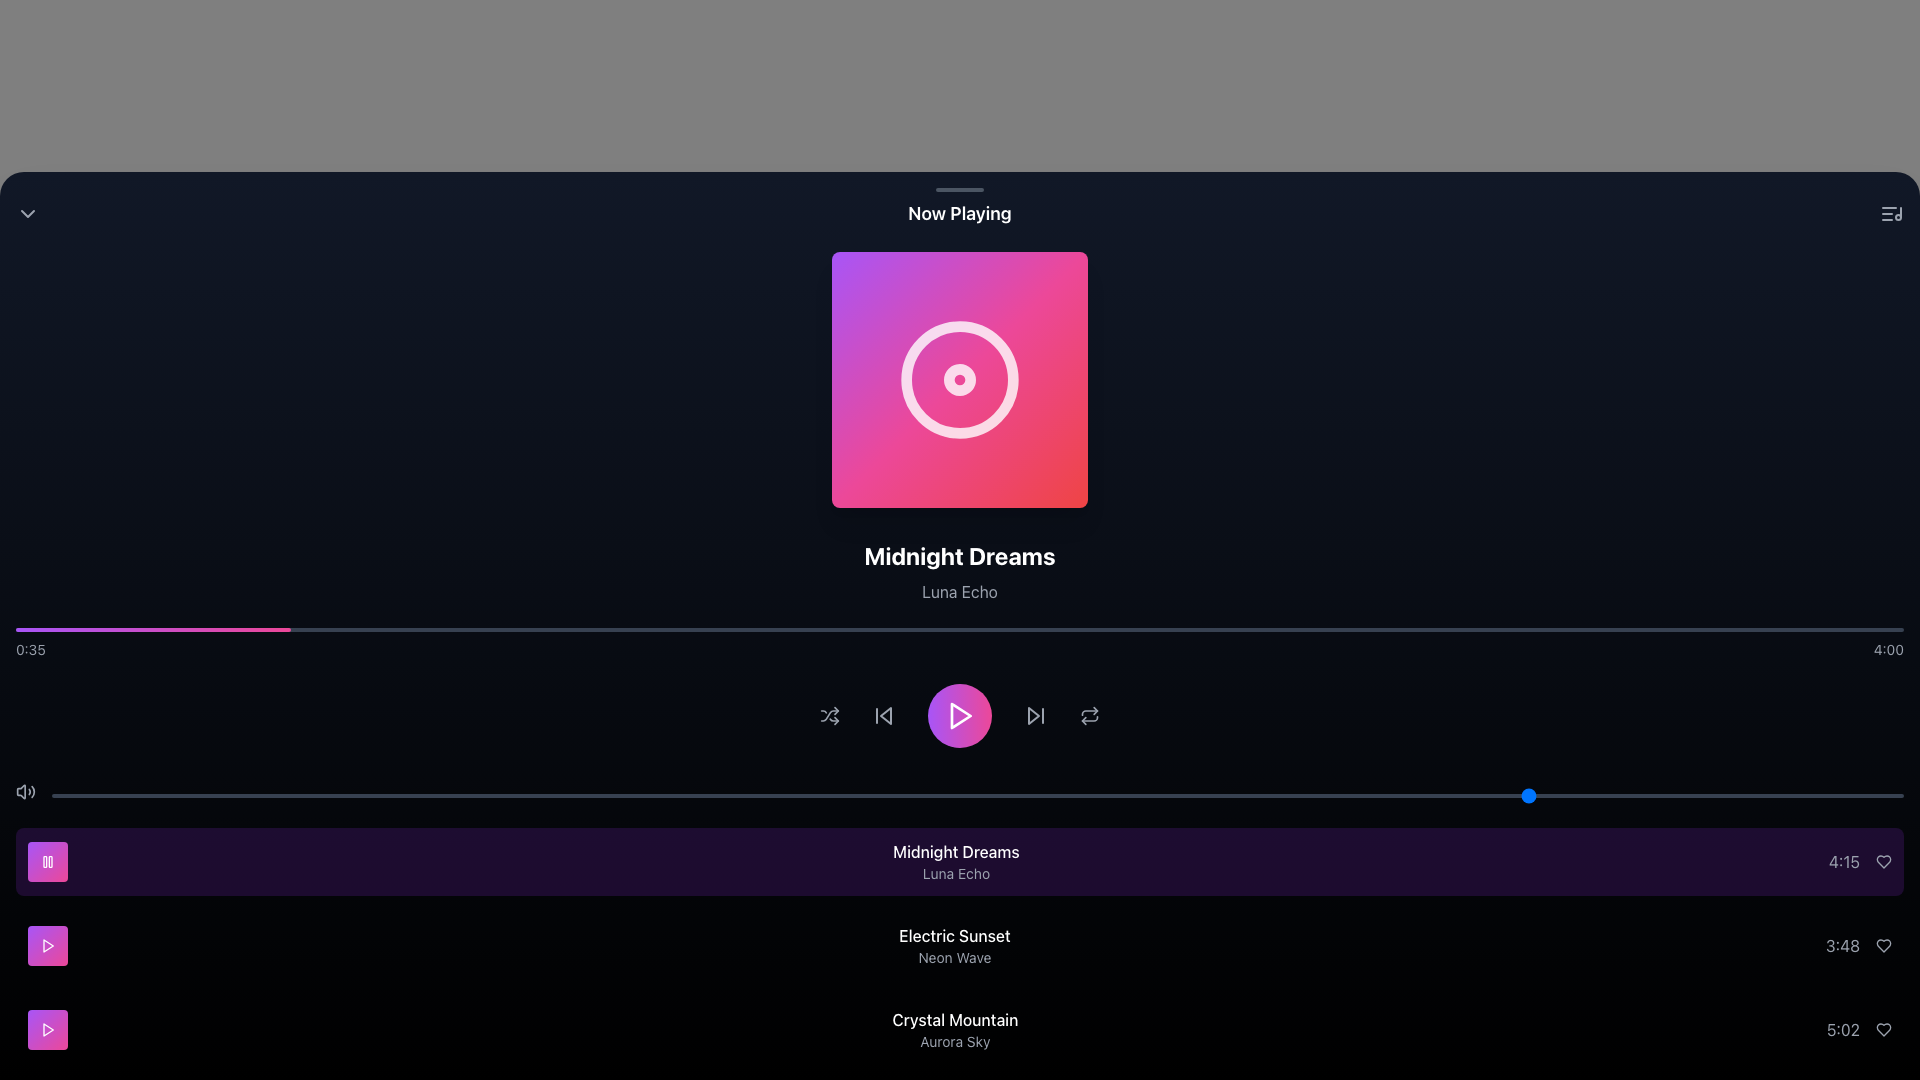 This screenshot has width=1920, height=1080. Describe the element at coordinates (829, 794) in the screenshot. I see `the slider value` at that location.